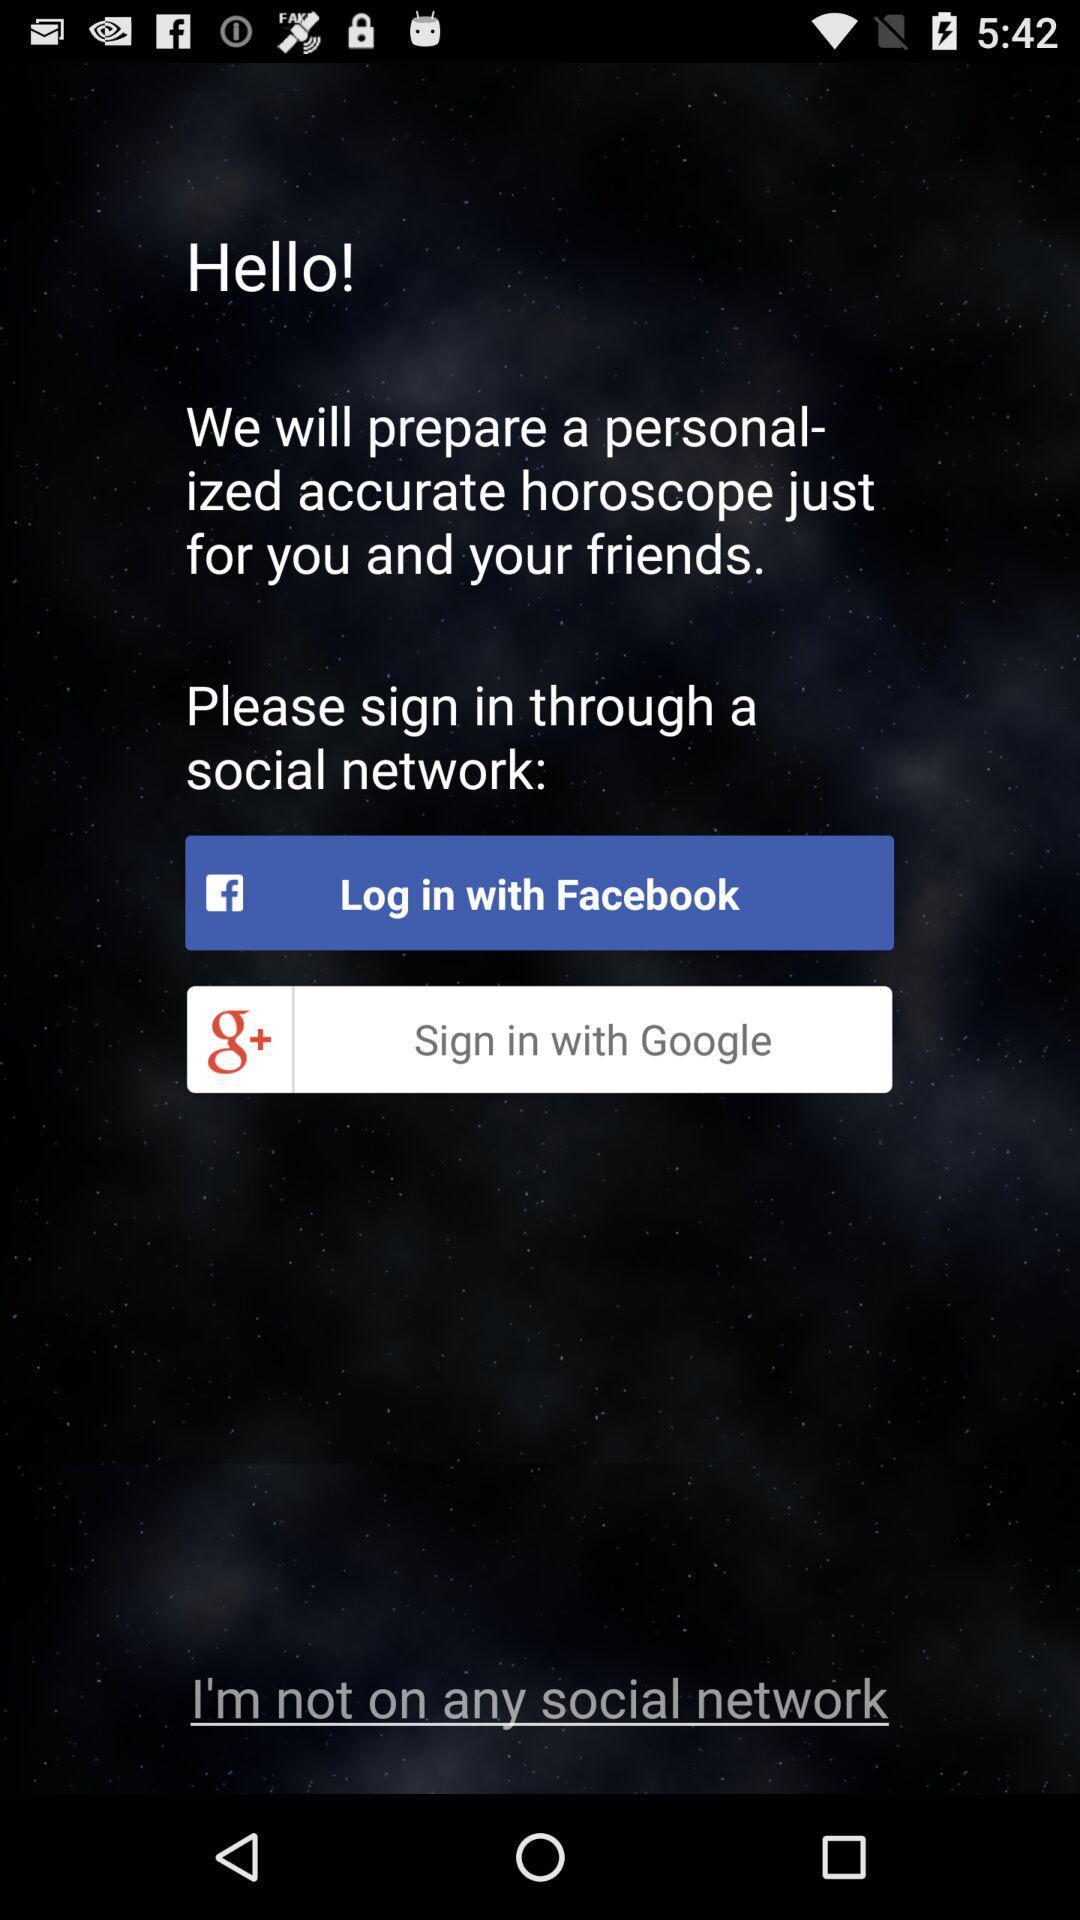 The width and height of the screenshot is (1080, 1920). What do you see at coordinates (538, 1695) in the screenshot?
I see `the i m not` at bounding box center [538, 1695].